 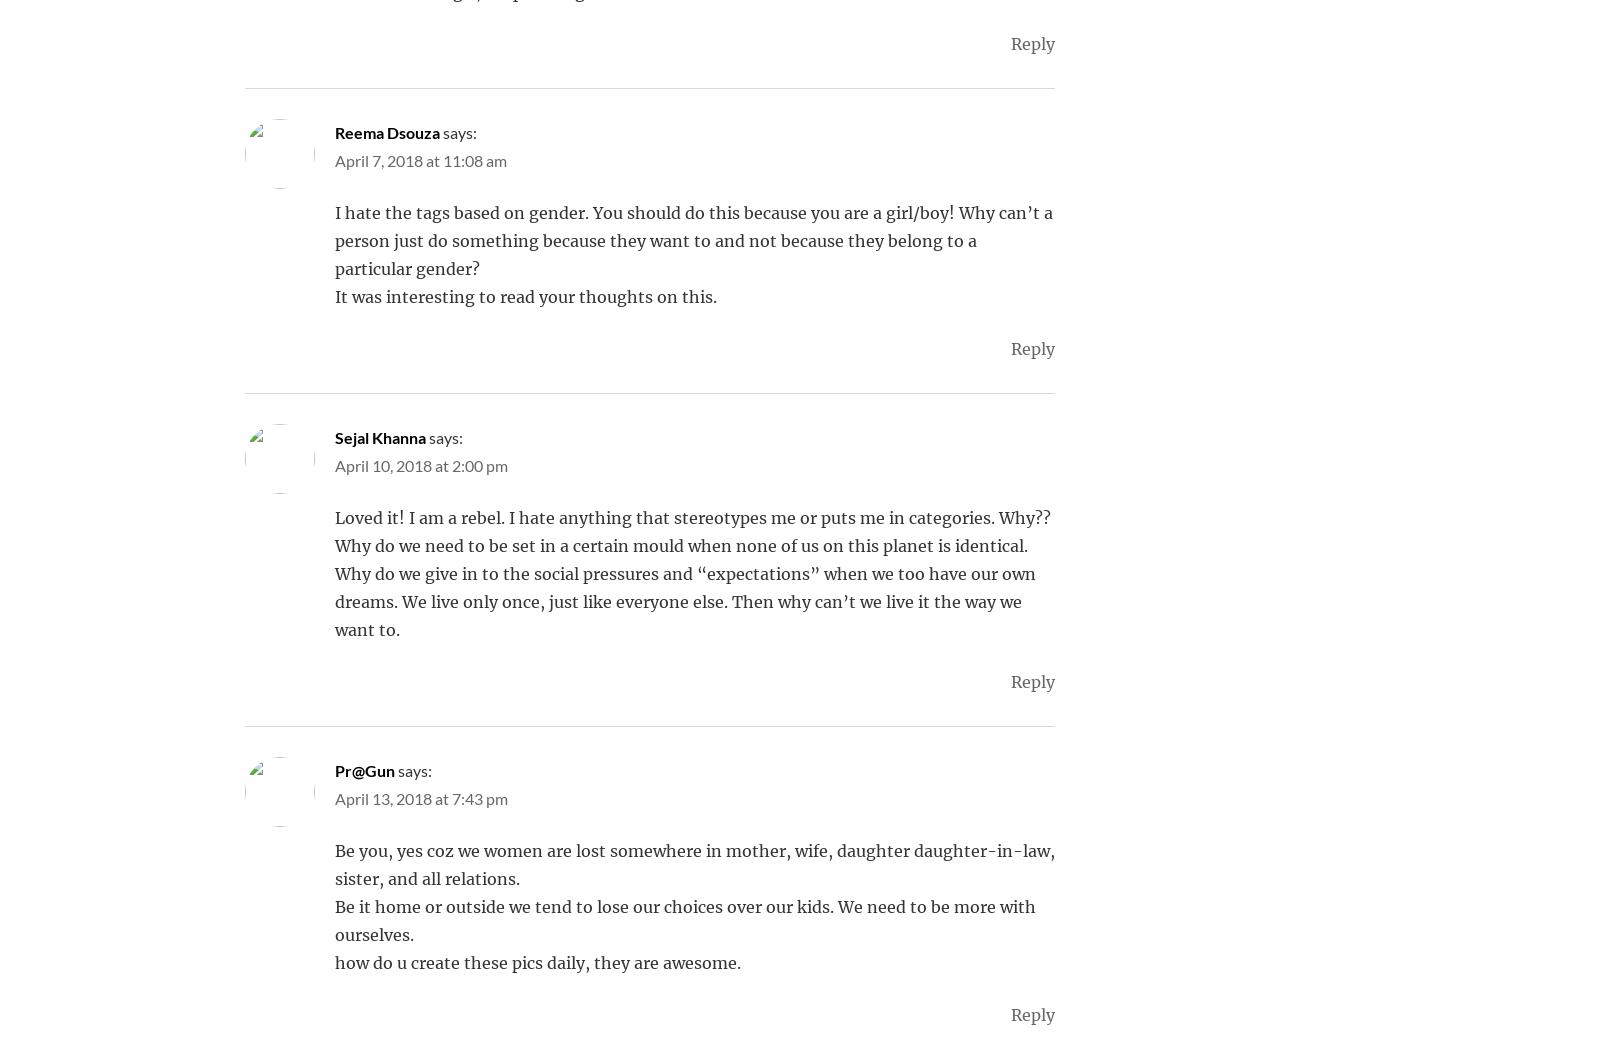 I want to click on 'April 13, 2018 at 7:43 pm', so click(x=335, y=797).